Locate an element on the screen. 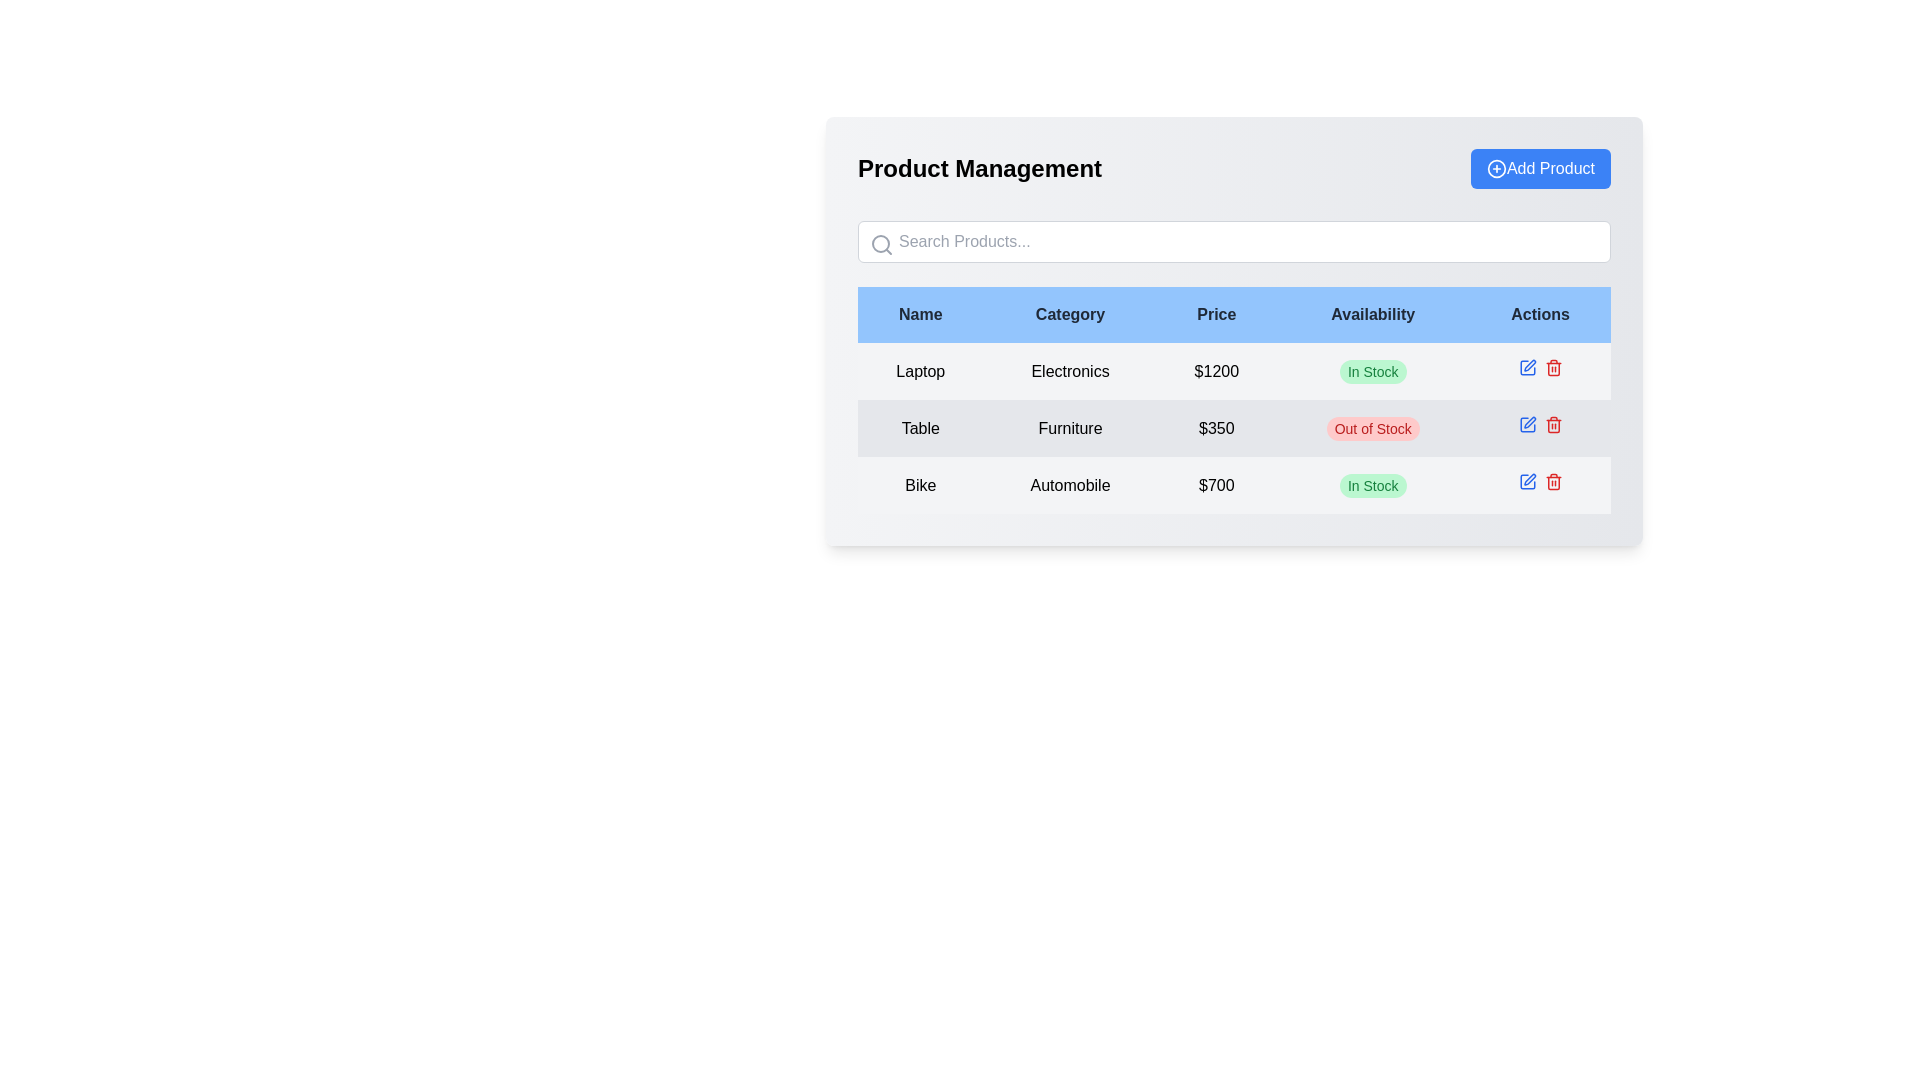  the Text Label indicating the category 'Automobile' located in the second column of the bottom row of the table is located at coordinates (1069, 485).